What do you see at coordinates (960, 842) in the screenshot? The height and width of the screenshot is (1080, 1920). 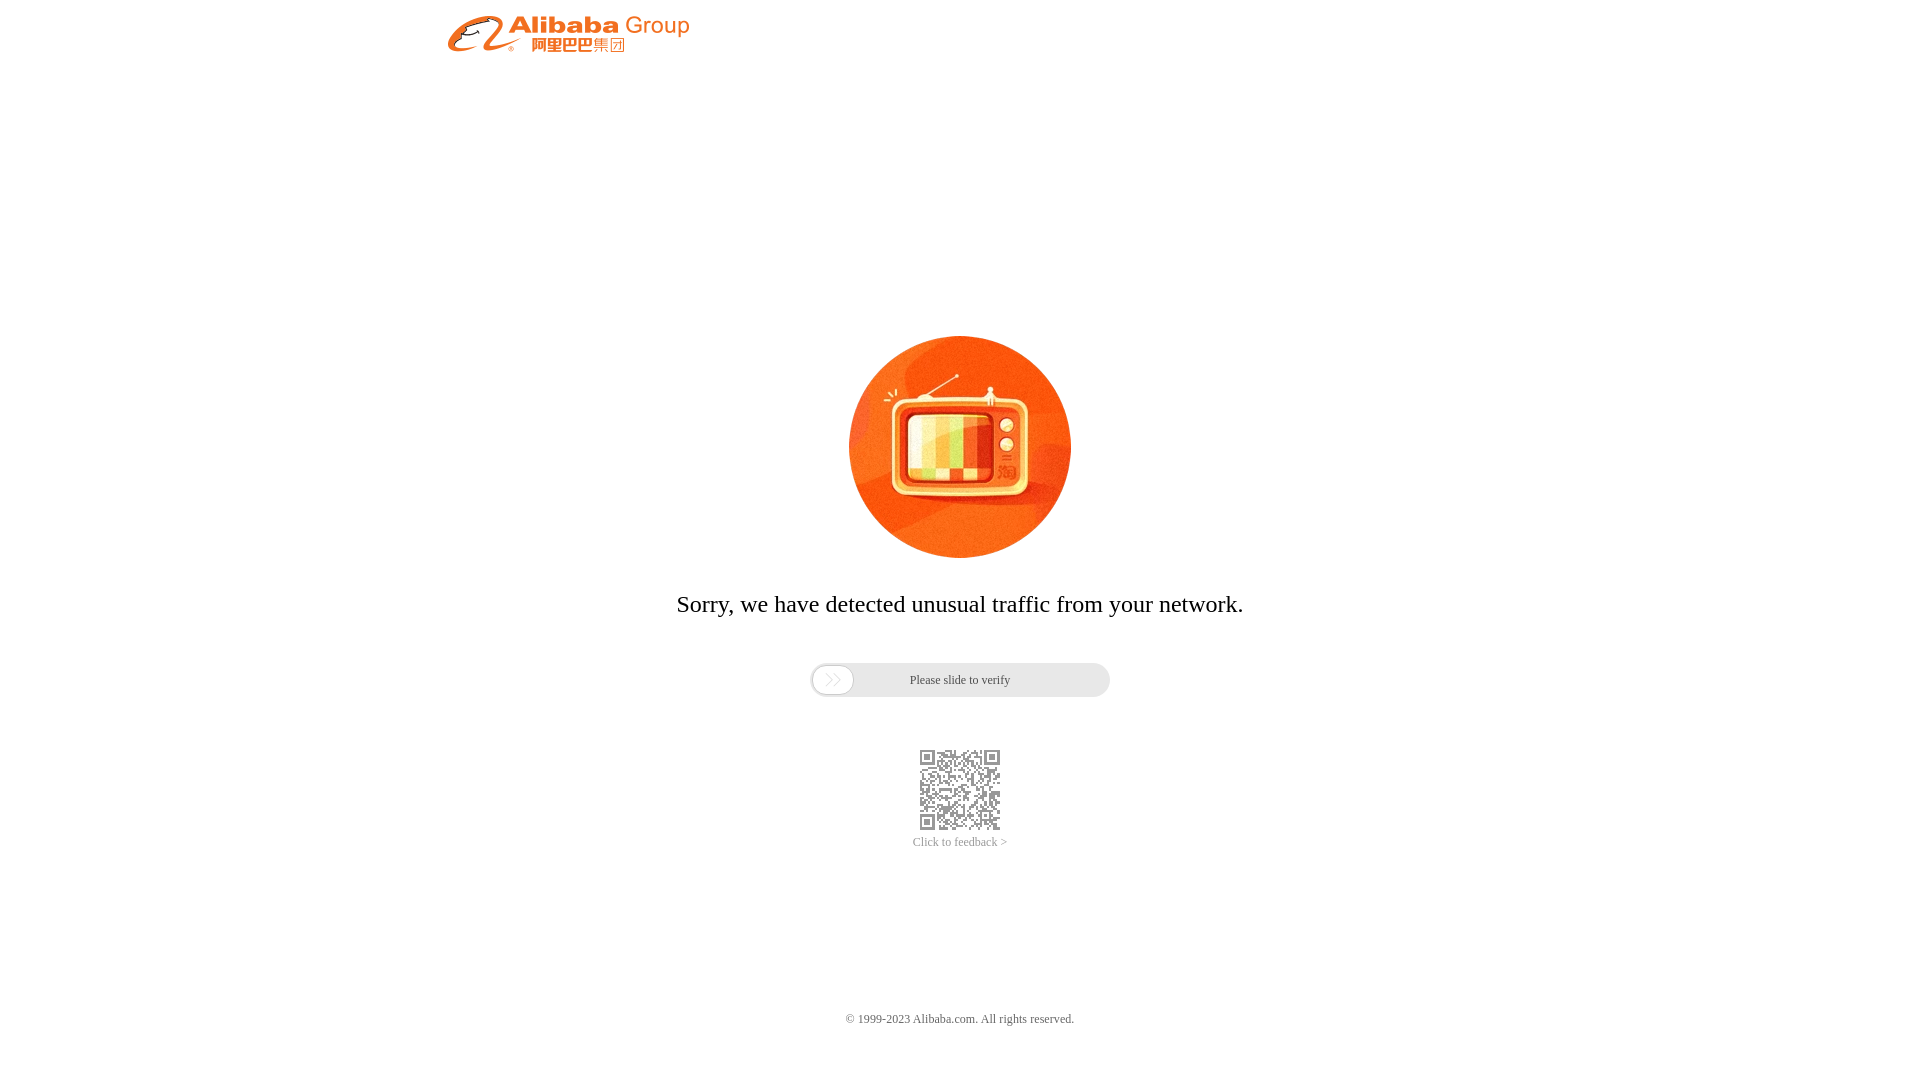 I see `'Click to feedback >'` at bounding box center [960, 842].